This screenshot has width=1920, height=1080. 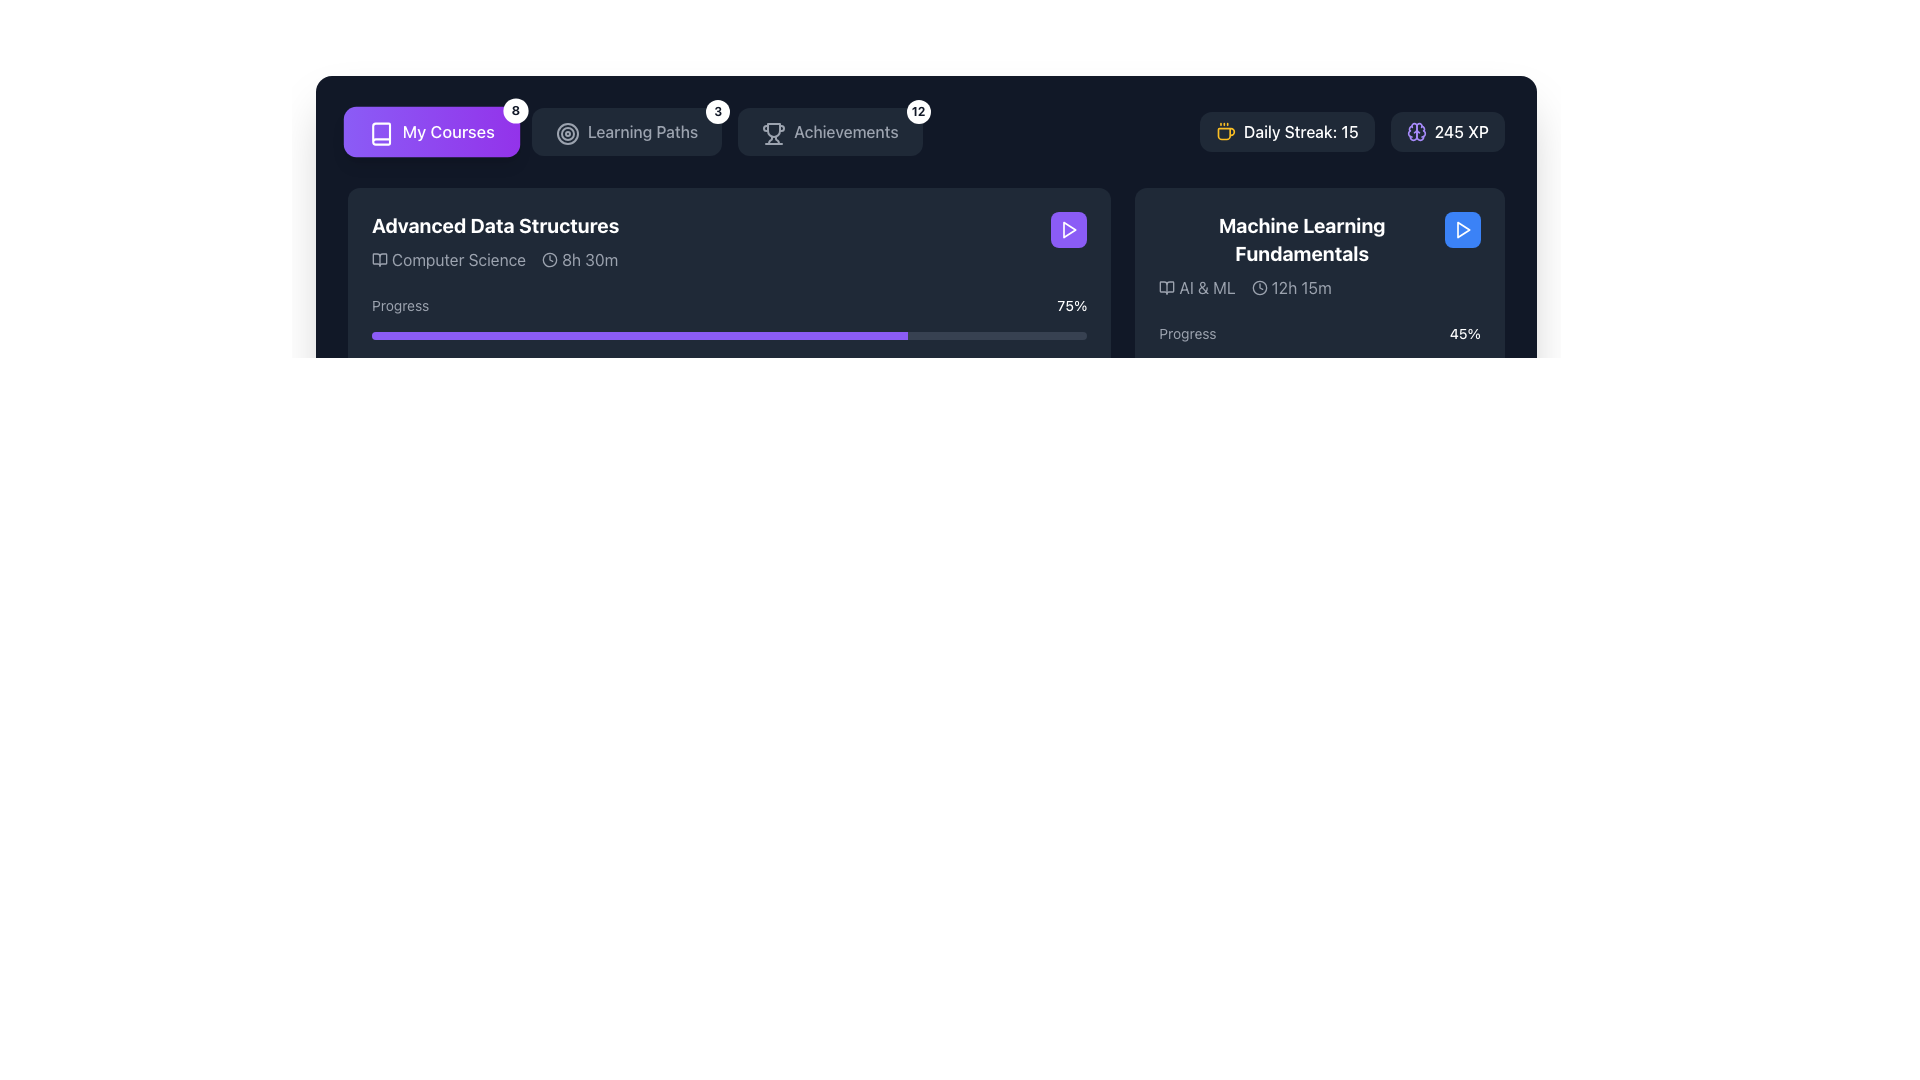 What do you see at coordinates (1258, 288) in the screenshot?
I see `the time duration icon for the course 'Machine Learning Fundamentals' located near the label '12h 15m' at the top-right corner of the course card` at bounding box center [1258, 288].